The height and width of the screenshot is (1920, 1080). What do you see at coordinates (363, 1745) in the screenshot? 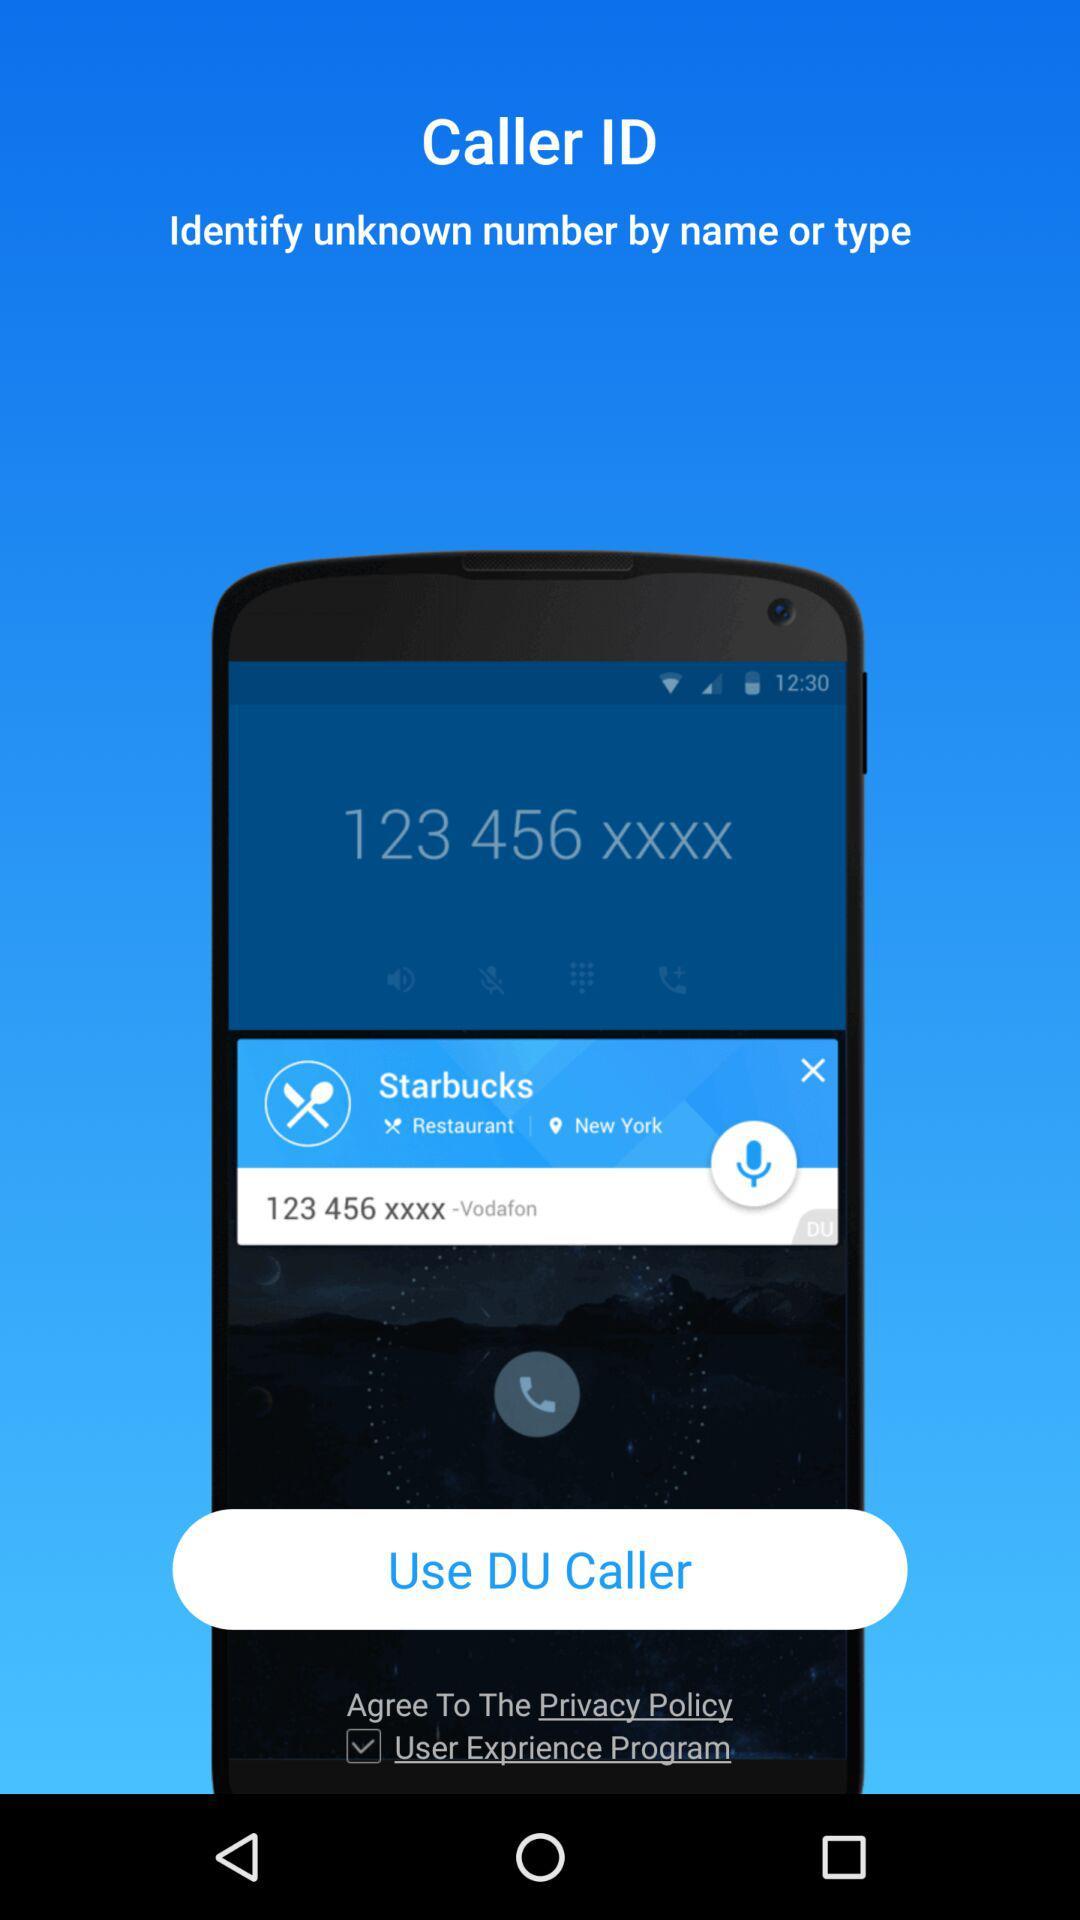
I see `the icon to the left of the user exprience program` at bounding box center [363, 1745].